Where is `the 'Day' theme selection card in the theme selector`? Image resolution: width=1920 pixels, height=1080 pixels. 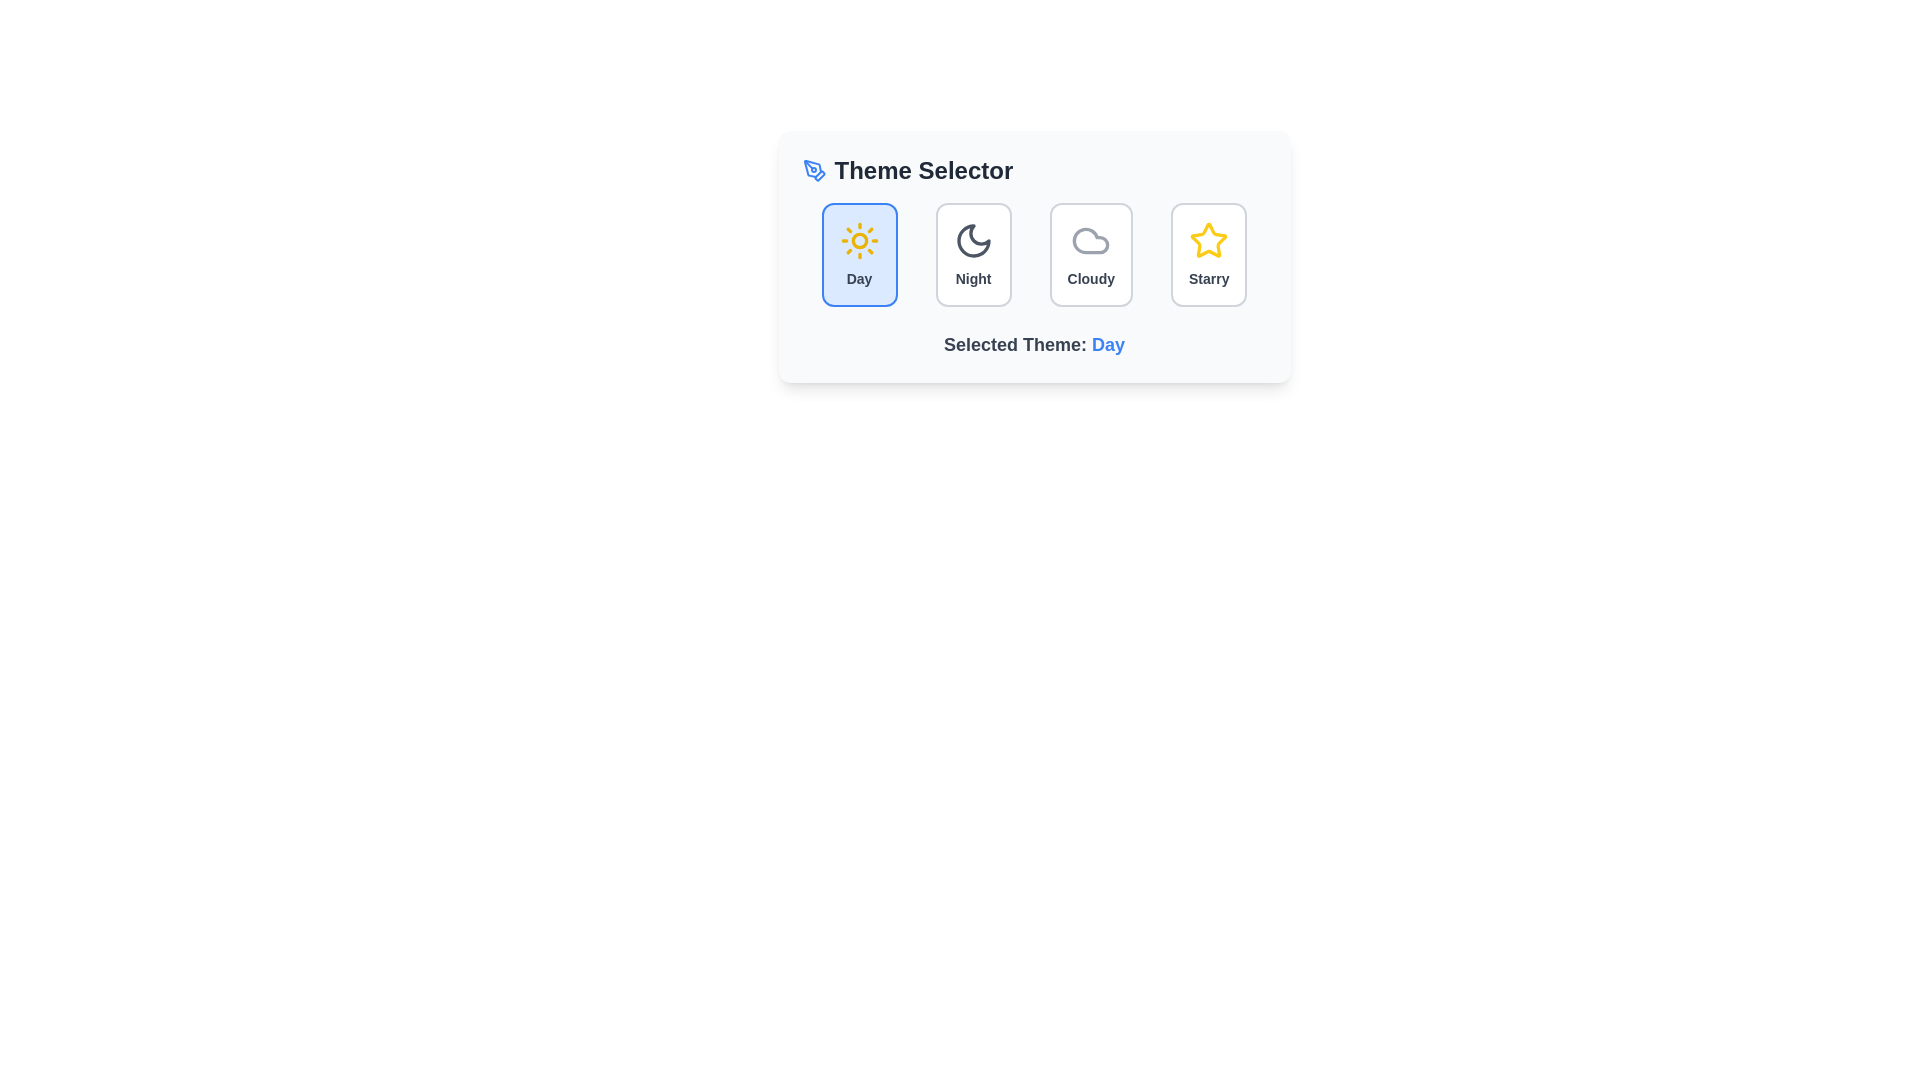
the 'Day' theme selection card in the theme selector is located at coordinates (859, 253).